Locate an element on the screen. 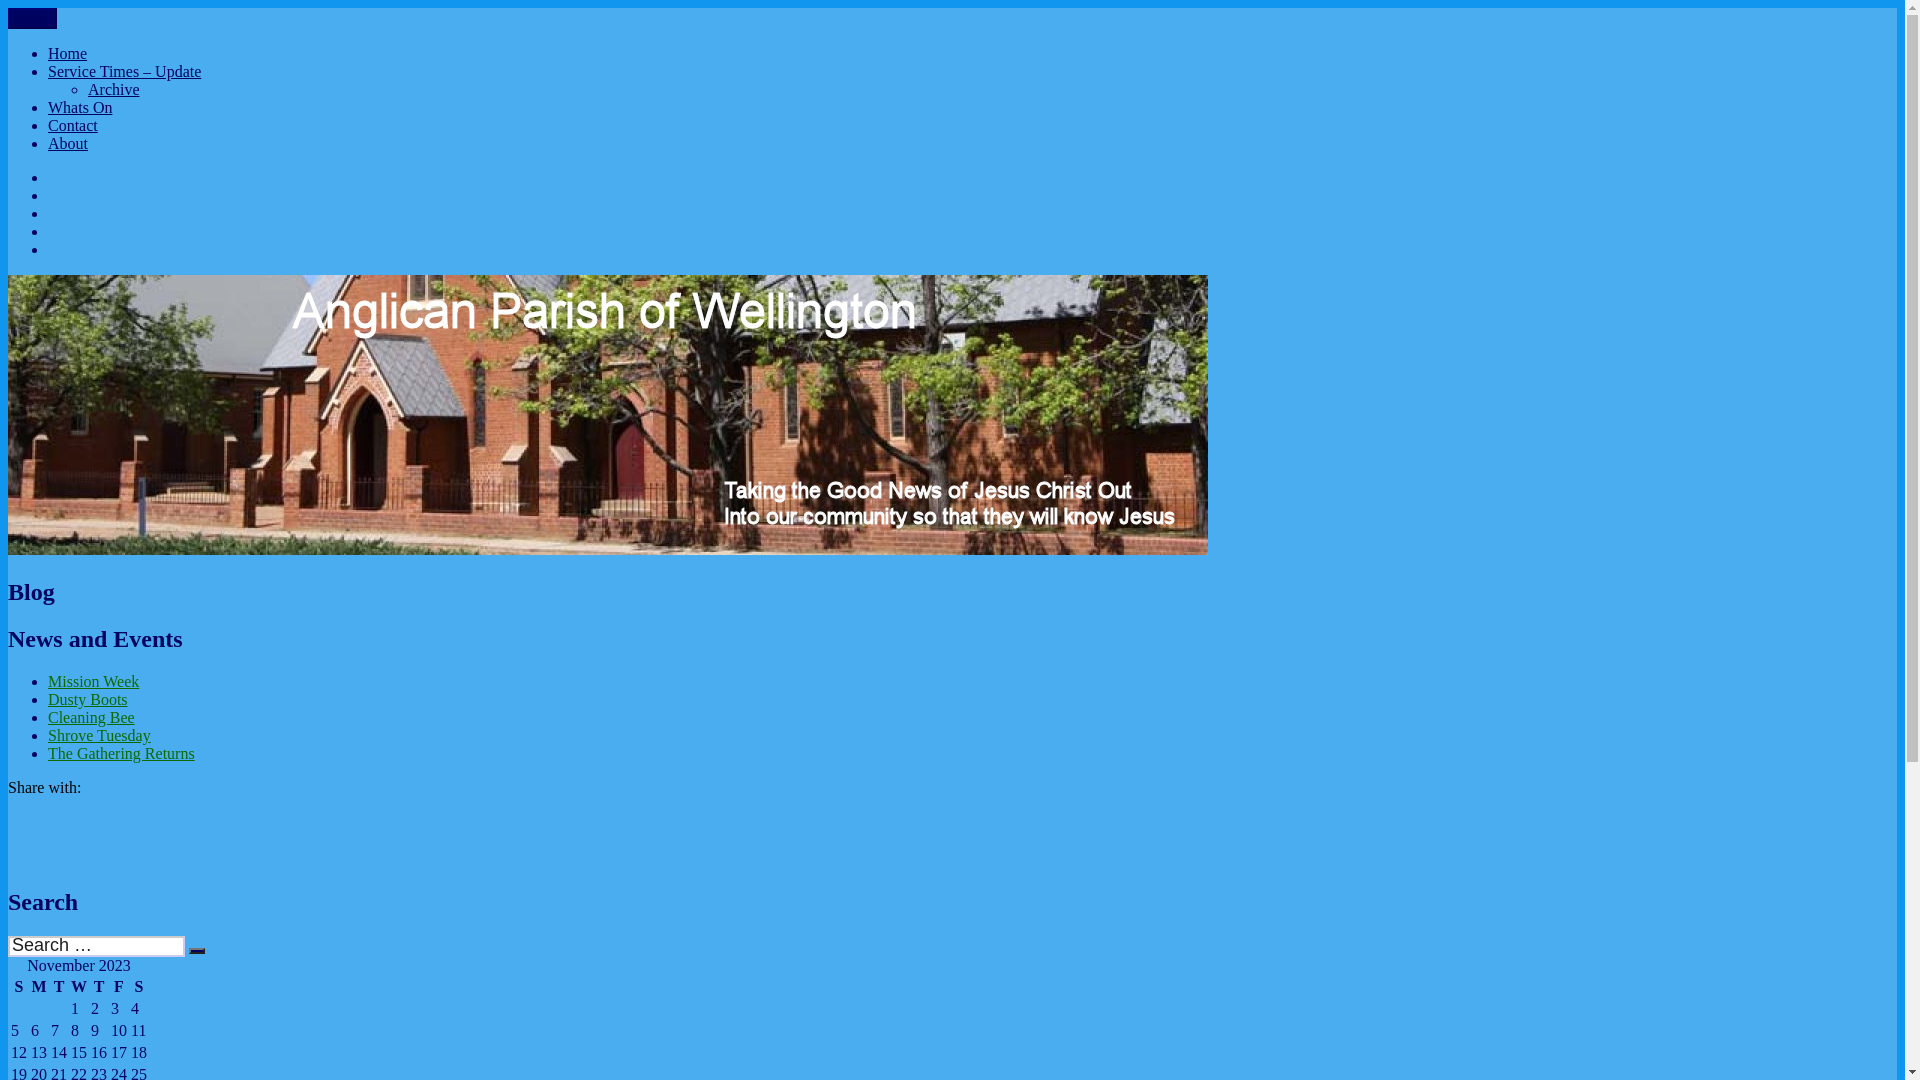  'About' is located at coordinates (67, 142).